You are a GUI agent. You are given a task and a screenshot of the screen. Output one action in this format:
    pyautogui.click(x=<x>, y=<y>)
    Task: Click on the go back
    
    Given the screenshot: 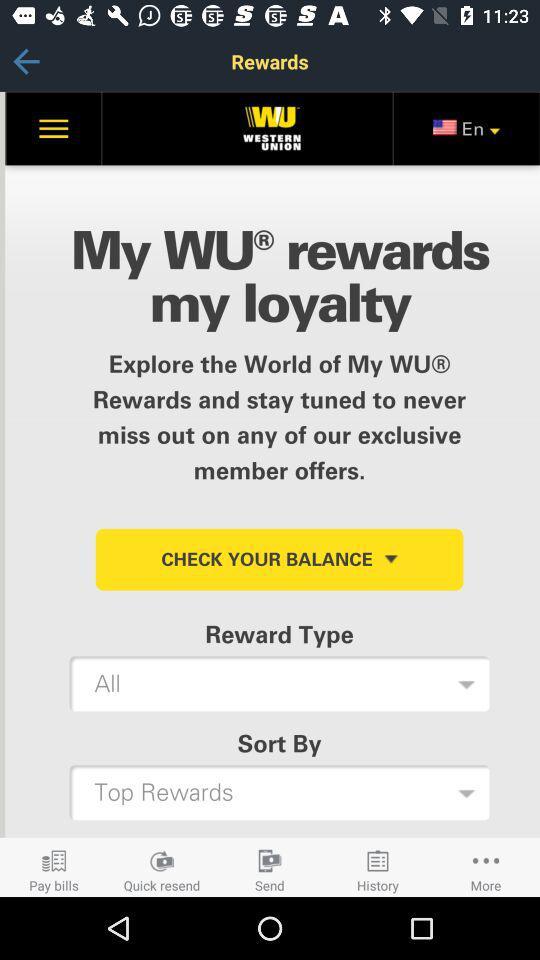 What is the action you would take?
    pyautogui.click(x=25, y=61)
    